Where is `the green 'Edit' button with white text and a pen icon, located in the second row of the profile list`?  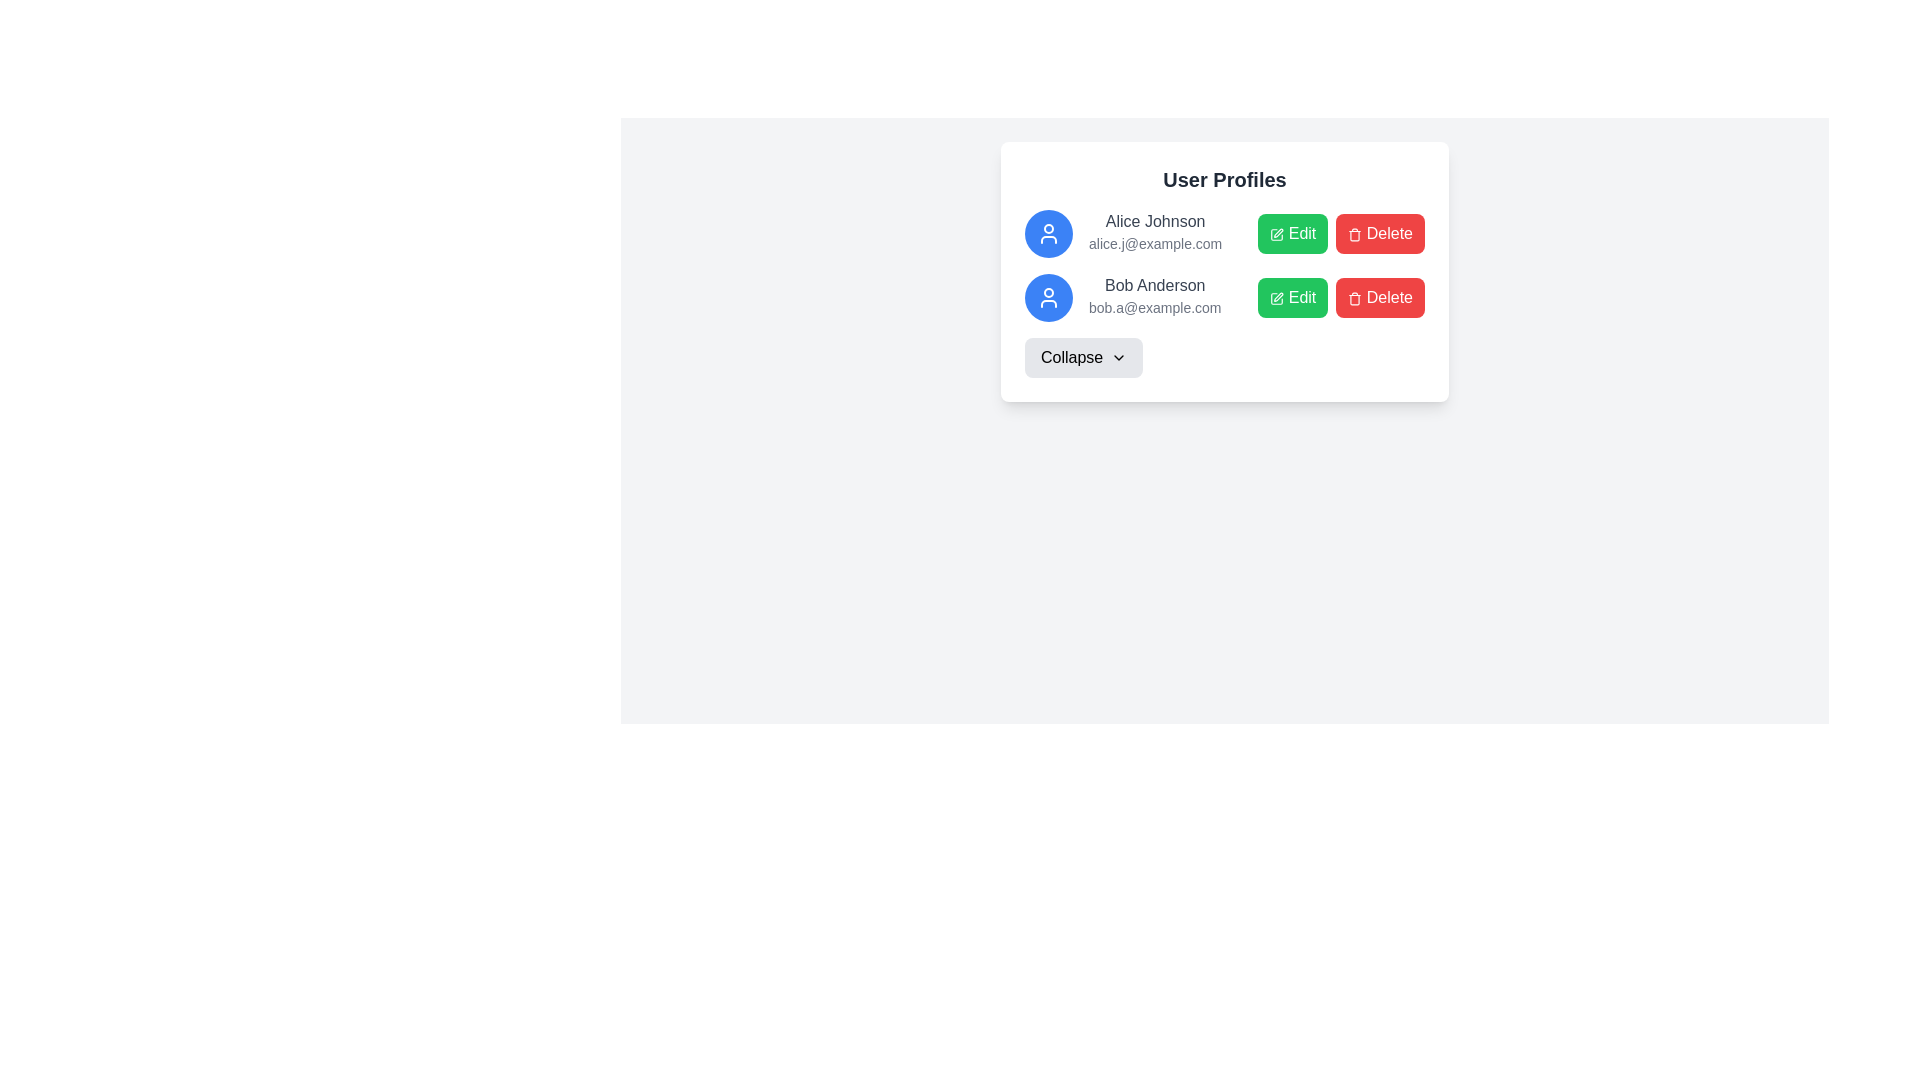
the green 'Edit' button with white text and a pen icon, located in the second row of the profile list is located at coordinates (1293, 297).